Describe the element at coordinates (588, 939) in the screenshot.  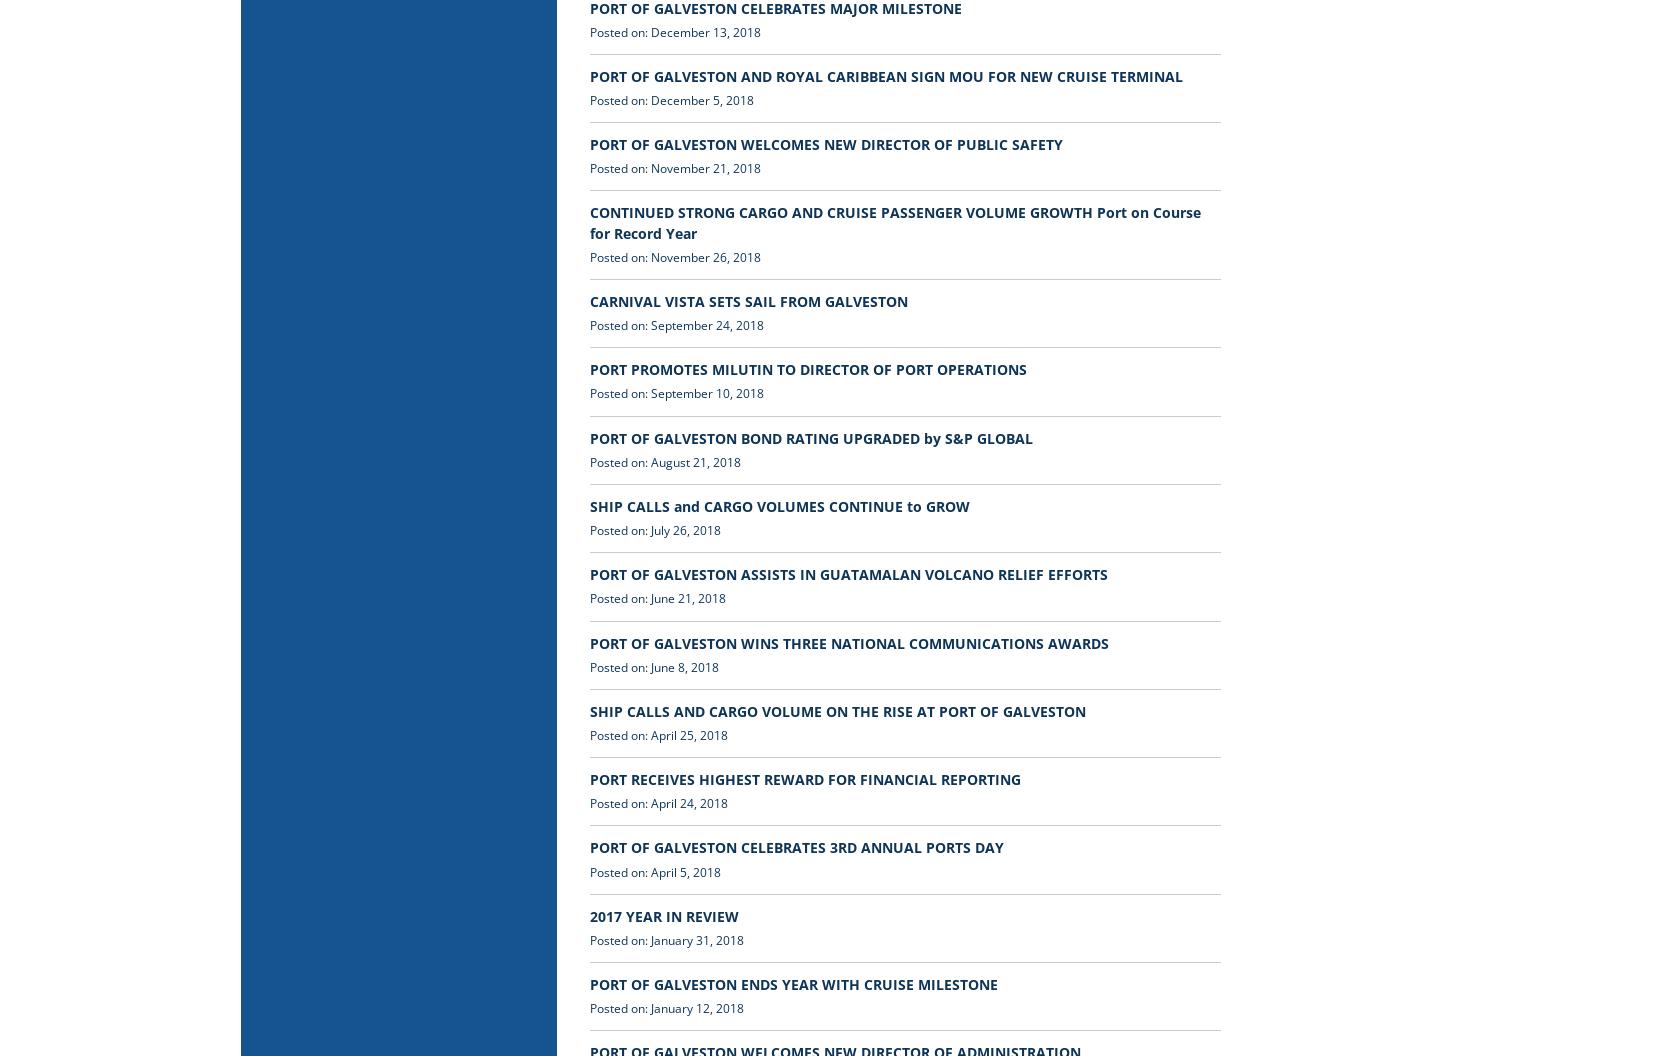
I see `'Posted on: January 31, 2018'` at that location.